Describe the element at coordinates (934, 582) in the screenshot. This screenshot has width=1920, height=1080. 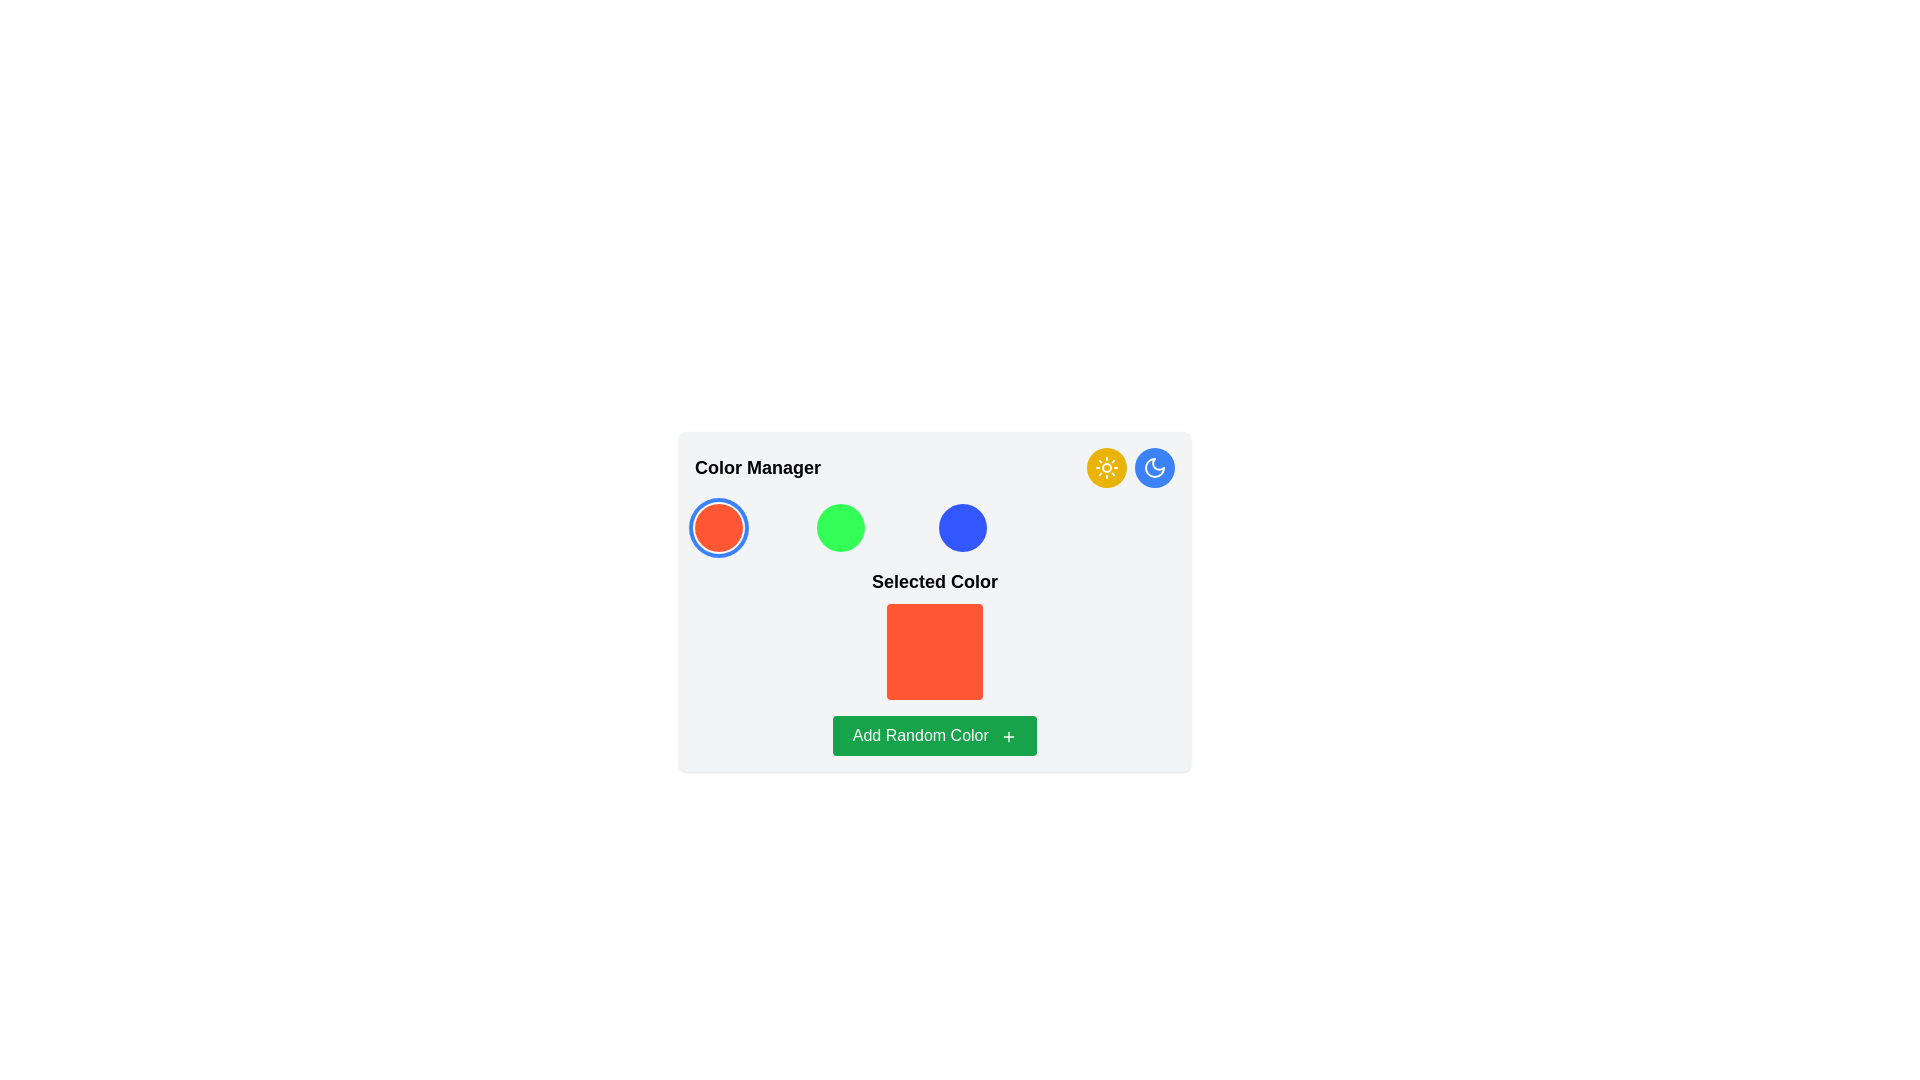
I see `the bold text label reading 'Selected Color', which is visually prominent and located below a row of three colored circles` at that location.